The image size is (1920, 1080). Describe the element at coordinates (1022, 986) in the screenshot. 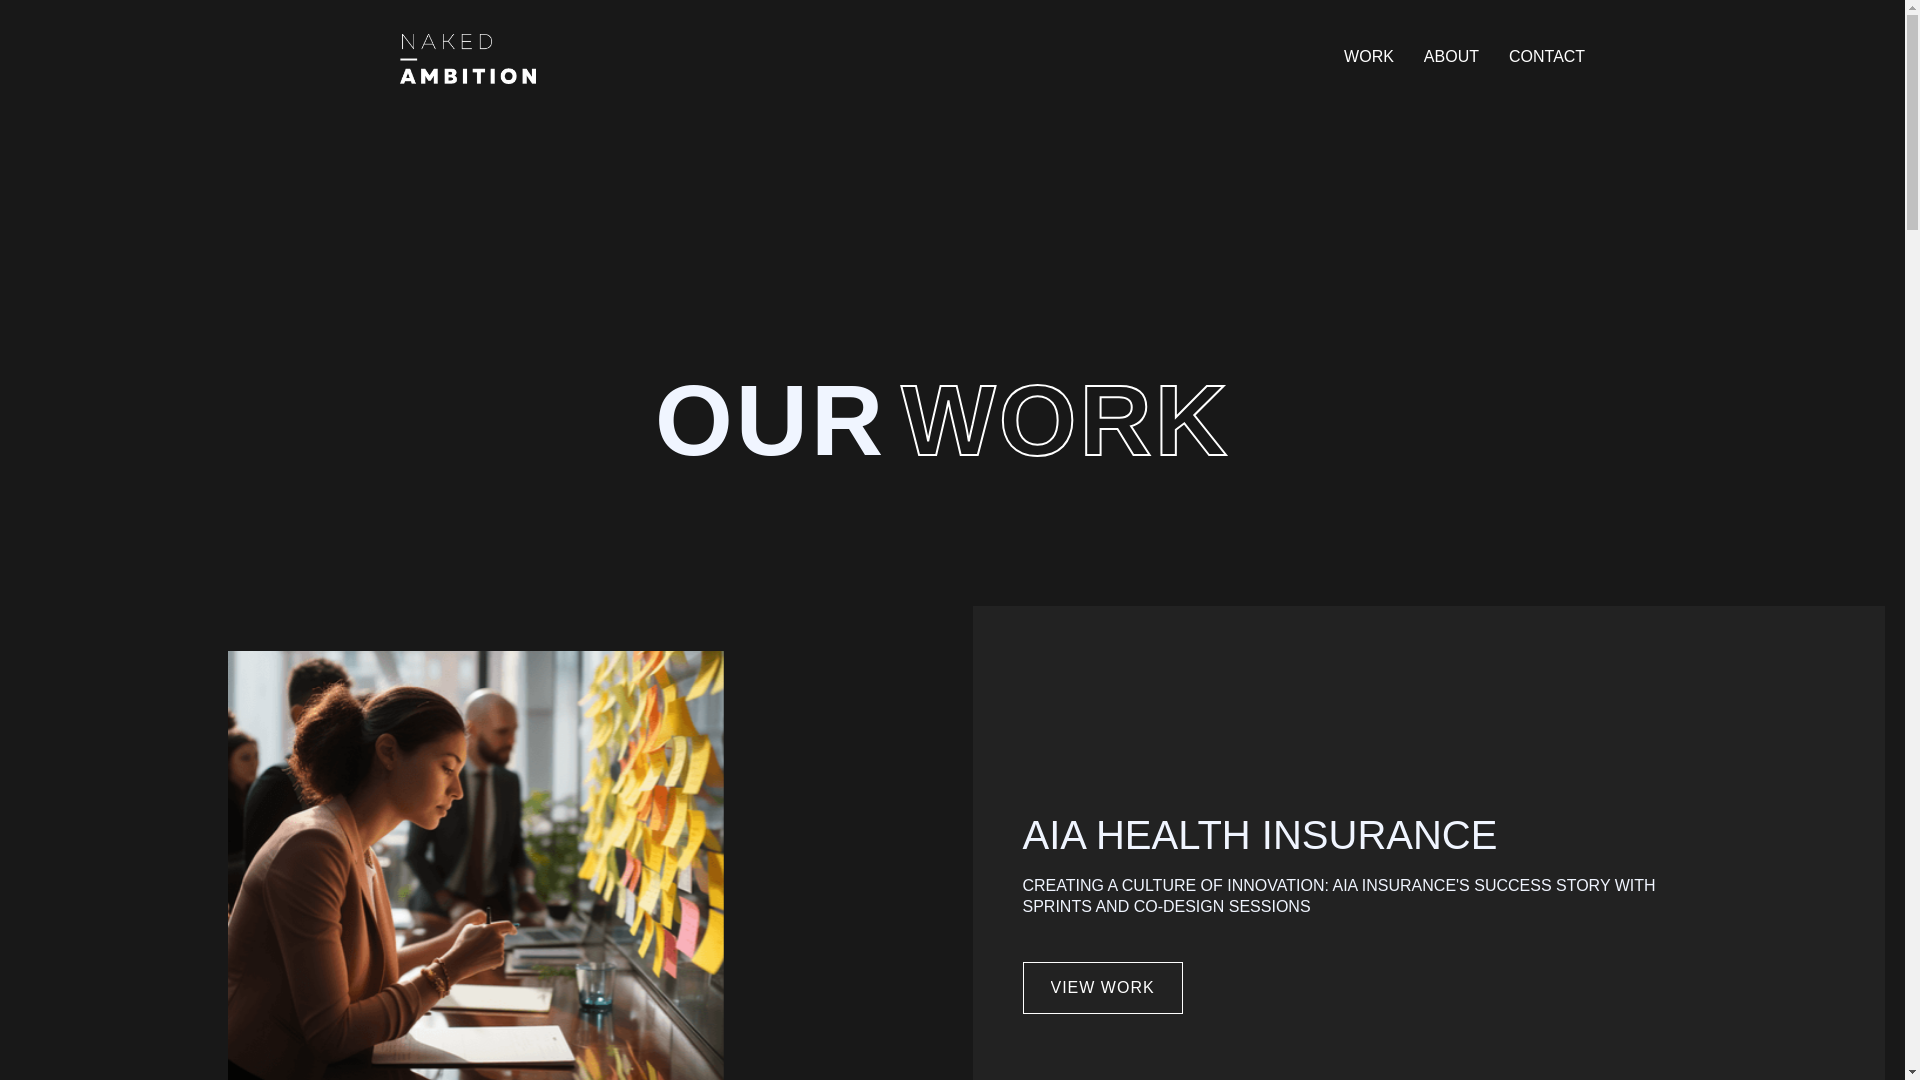

I see `'VIEW WORK'` at that location.